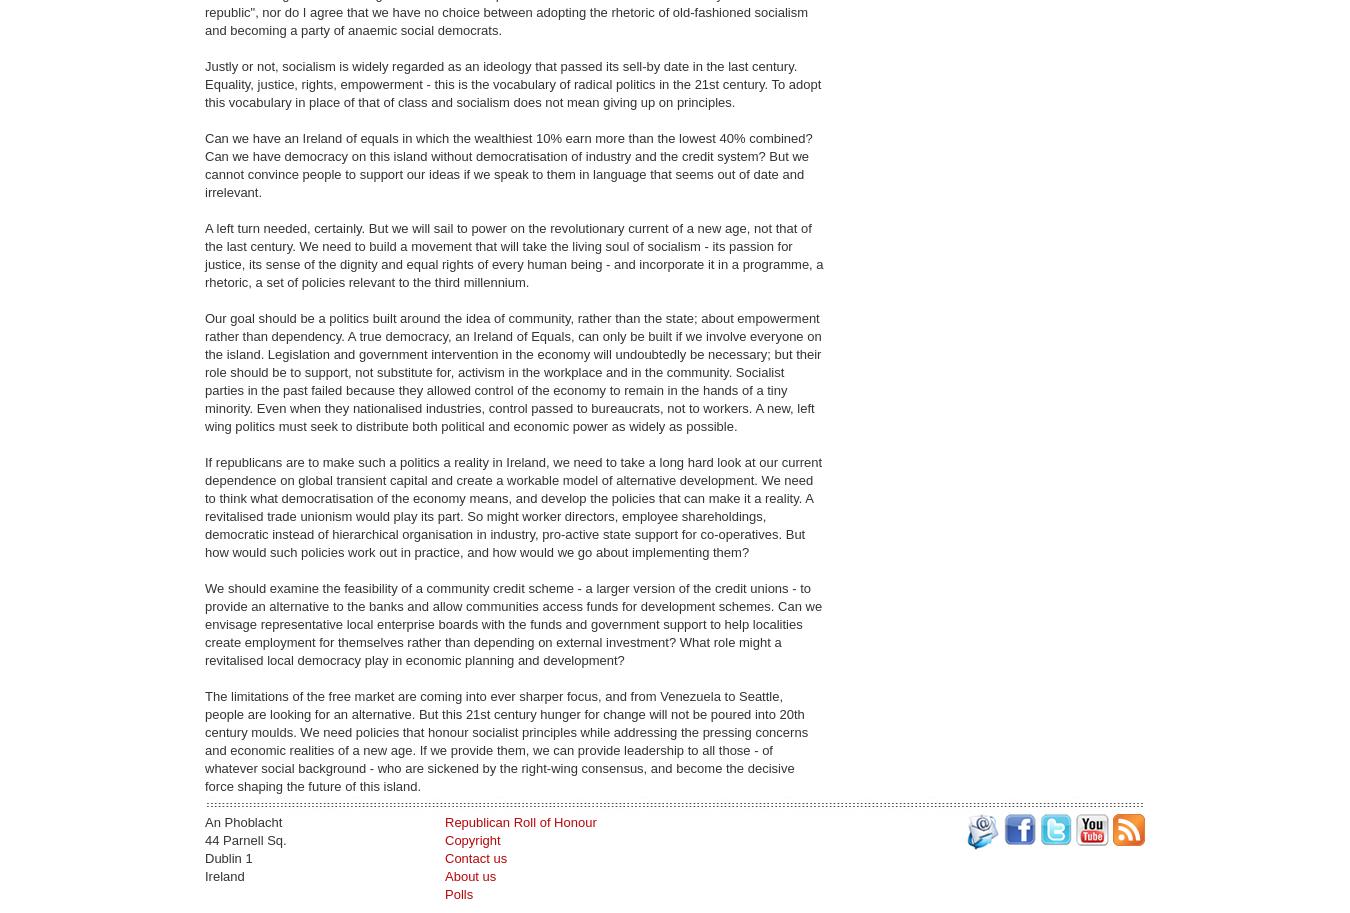  Describe the element at coordinates (512, 372) in the screenshot. I see `'Our goal should be a politics built around the idea of community, rather than the state; about empowerment rather than dependency. A true democracy, an Ireland of Equals, can only be built if we involve everyone on the island. Legislation and government intervention in the economy will undoubtedly be necessary; but their role should be to support, not substitute for, activism in the workplace and in the community. Socialist parties in the past failed because they allowed control of the economy to remain in the hands of a tiny minority. Even when they nationalised industries, control passed to bureaucrats, not to workers. A new, left wing politics must seek to distribute both political and economic power as widely as possible.'` at that location.